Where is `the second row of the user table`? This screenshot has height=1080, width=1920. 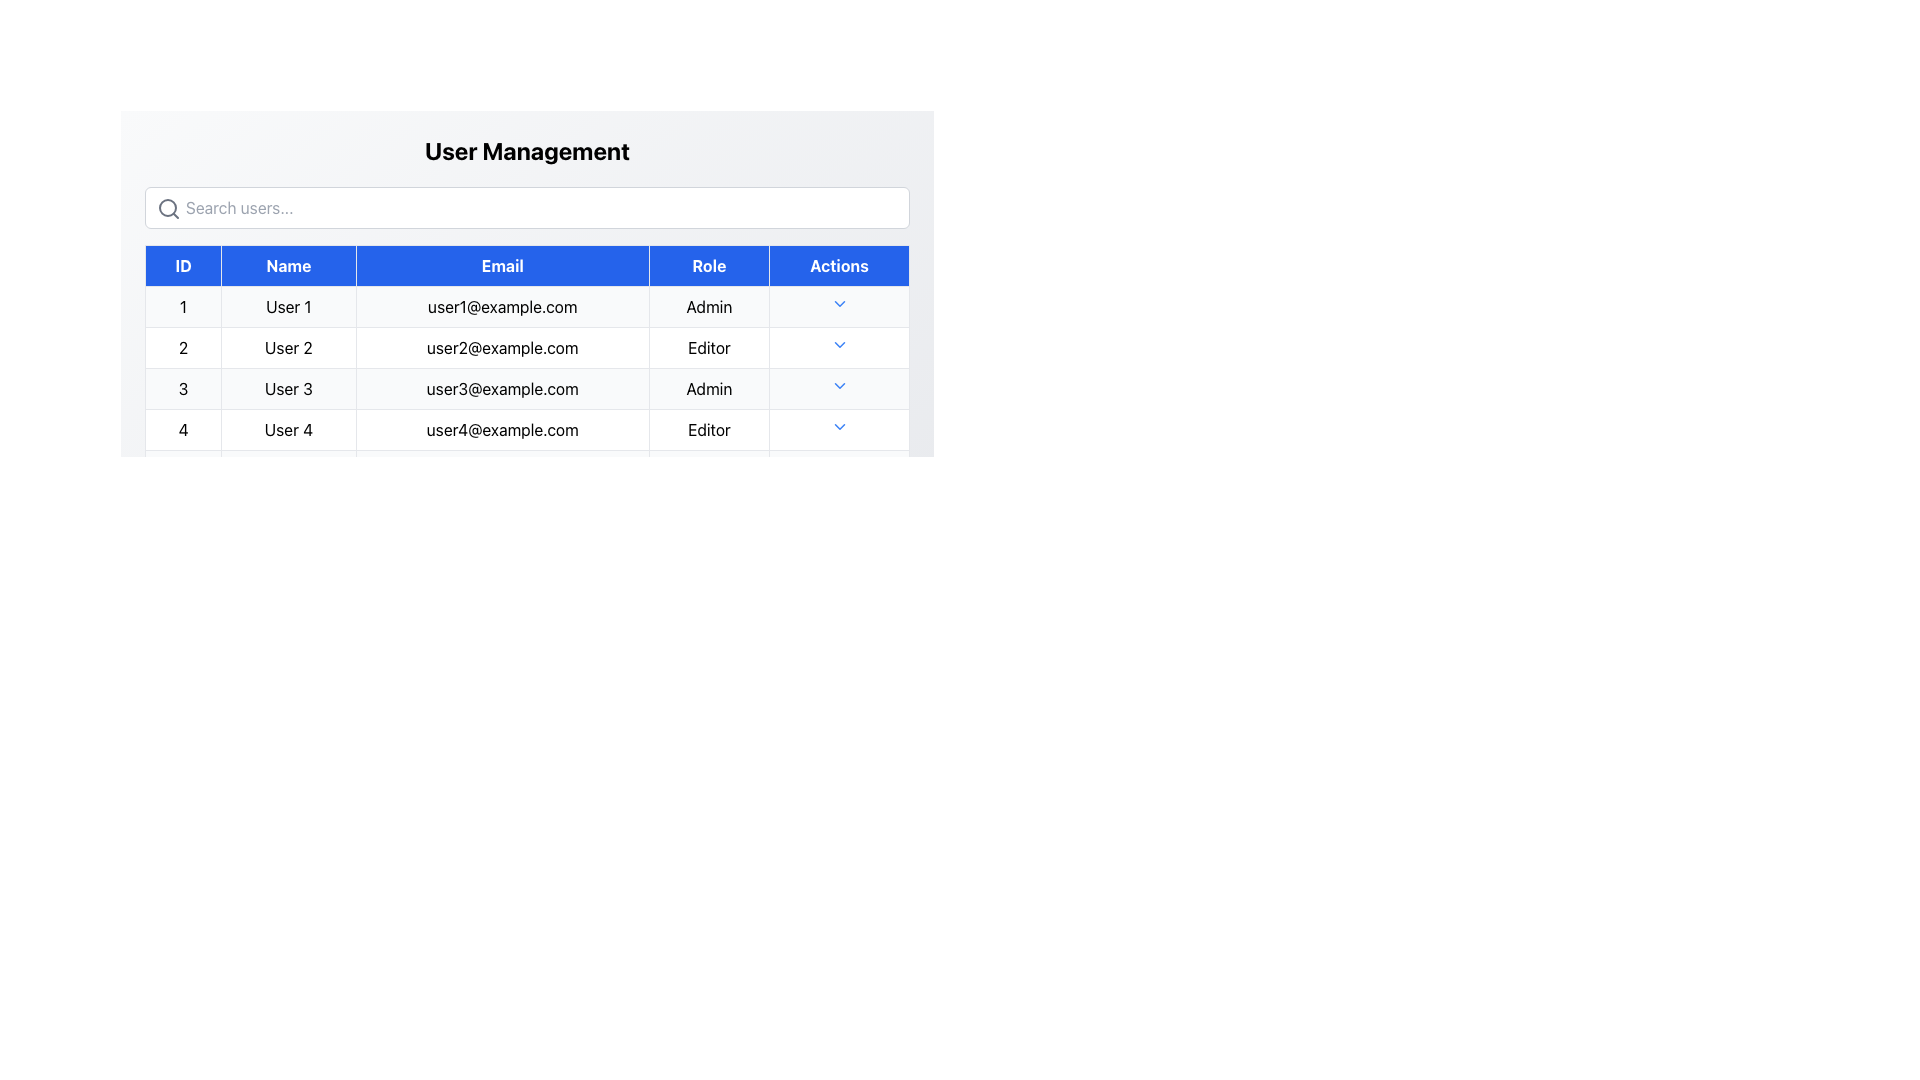
the second row of the user table is located at coordinates (527, 346).